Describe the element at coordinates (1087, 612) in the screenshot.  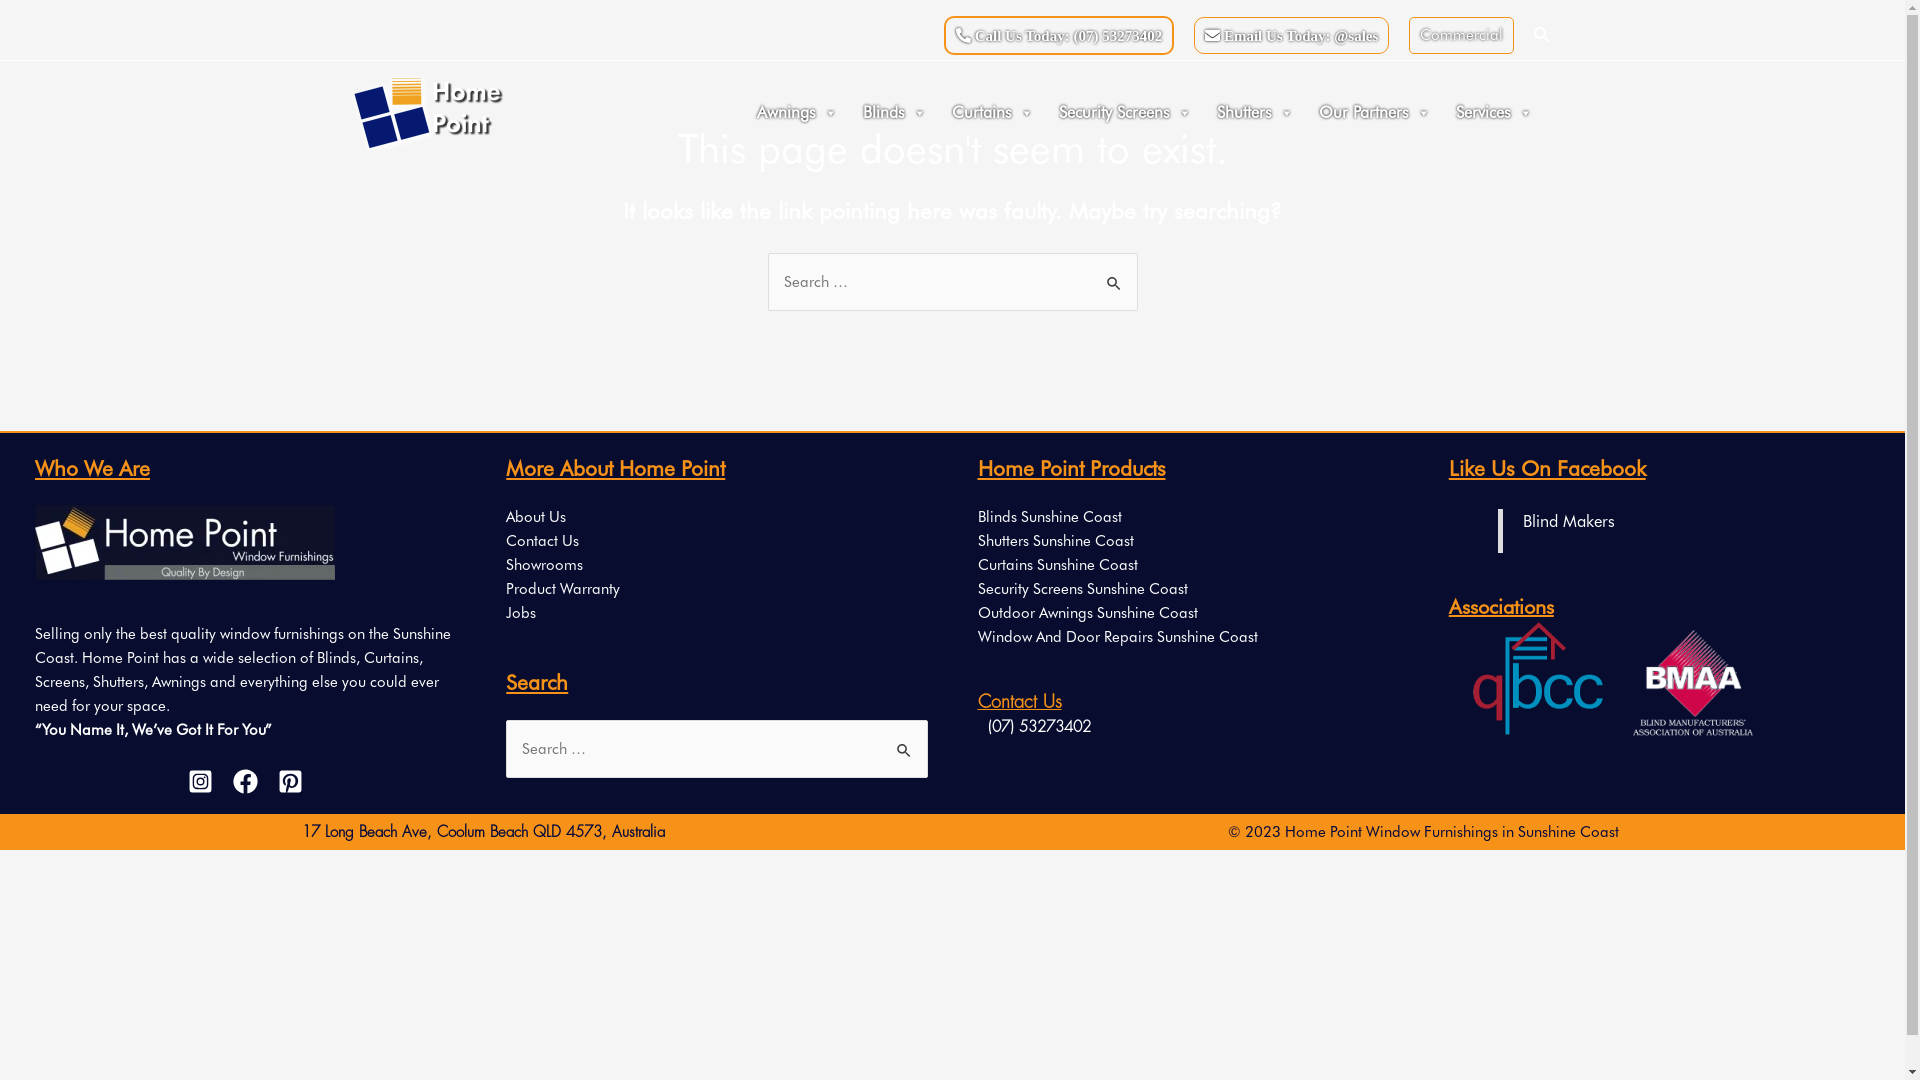
I see `'Outdoor Awnings Sunshine Coast'` at that location.